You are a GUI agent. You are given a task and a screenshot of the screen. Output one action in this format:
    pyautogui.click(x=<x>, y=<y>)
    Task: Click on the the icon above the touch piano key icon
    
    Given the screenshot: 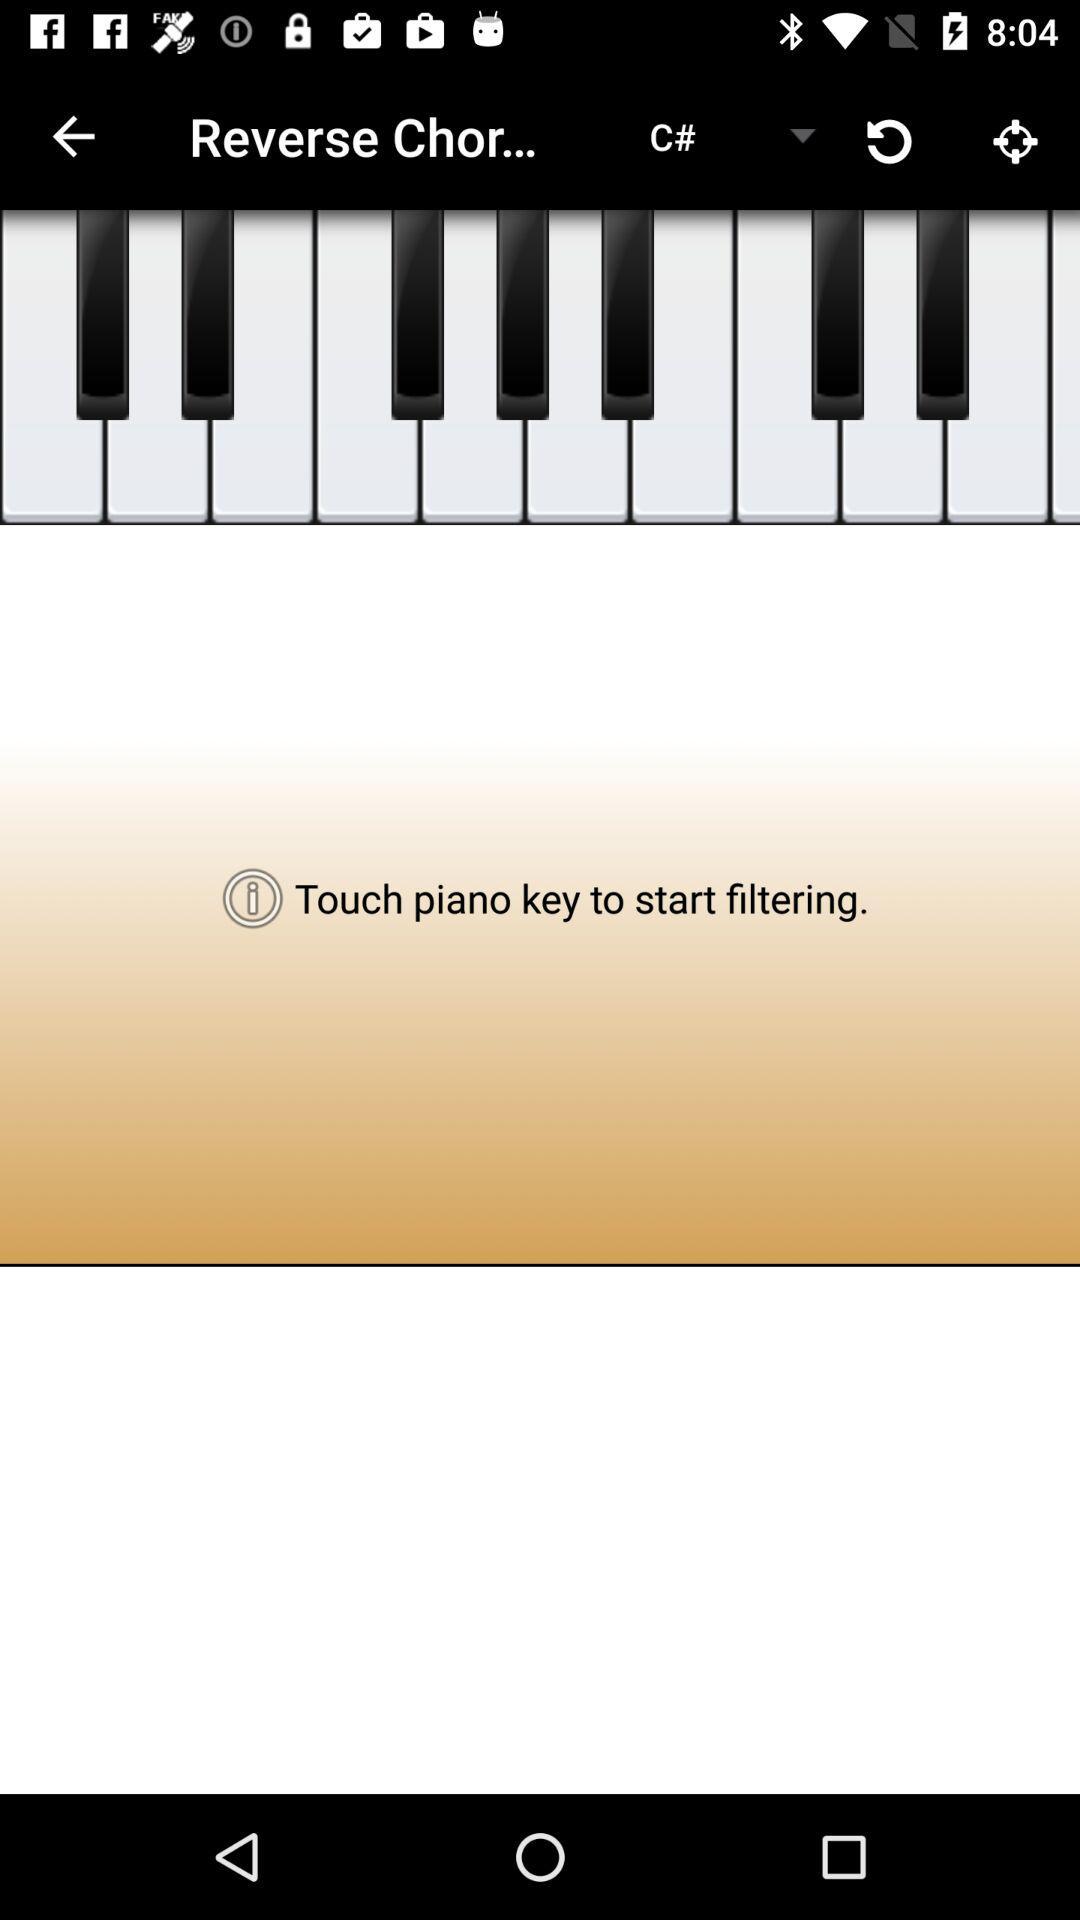 What is the action you would take?
    pyautogui.click(x=472, y=367)
    